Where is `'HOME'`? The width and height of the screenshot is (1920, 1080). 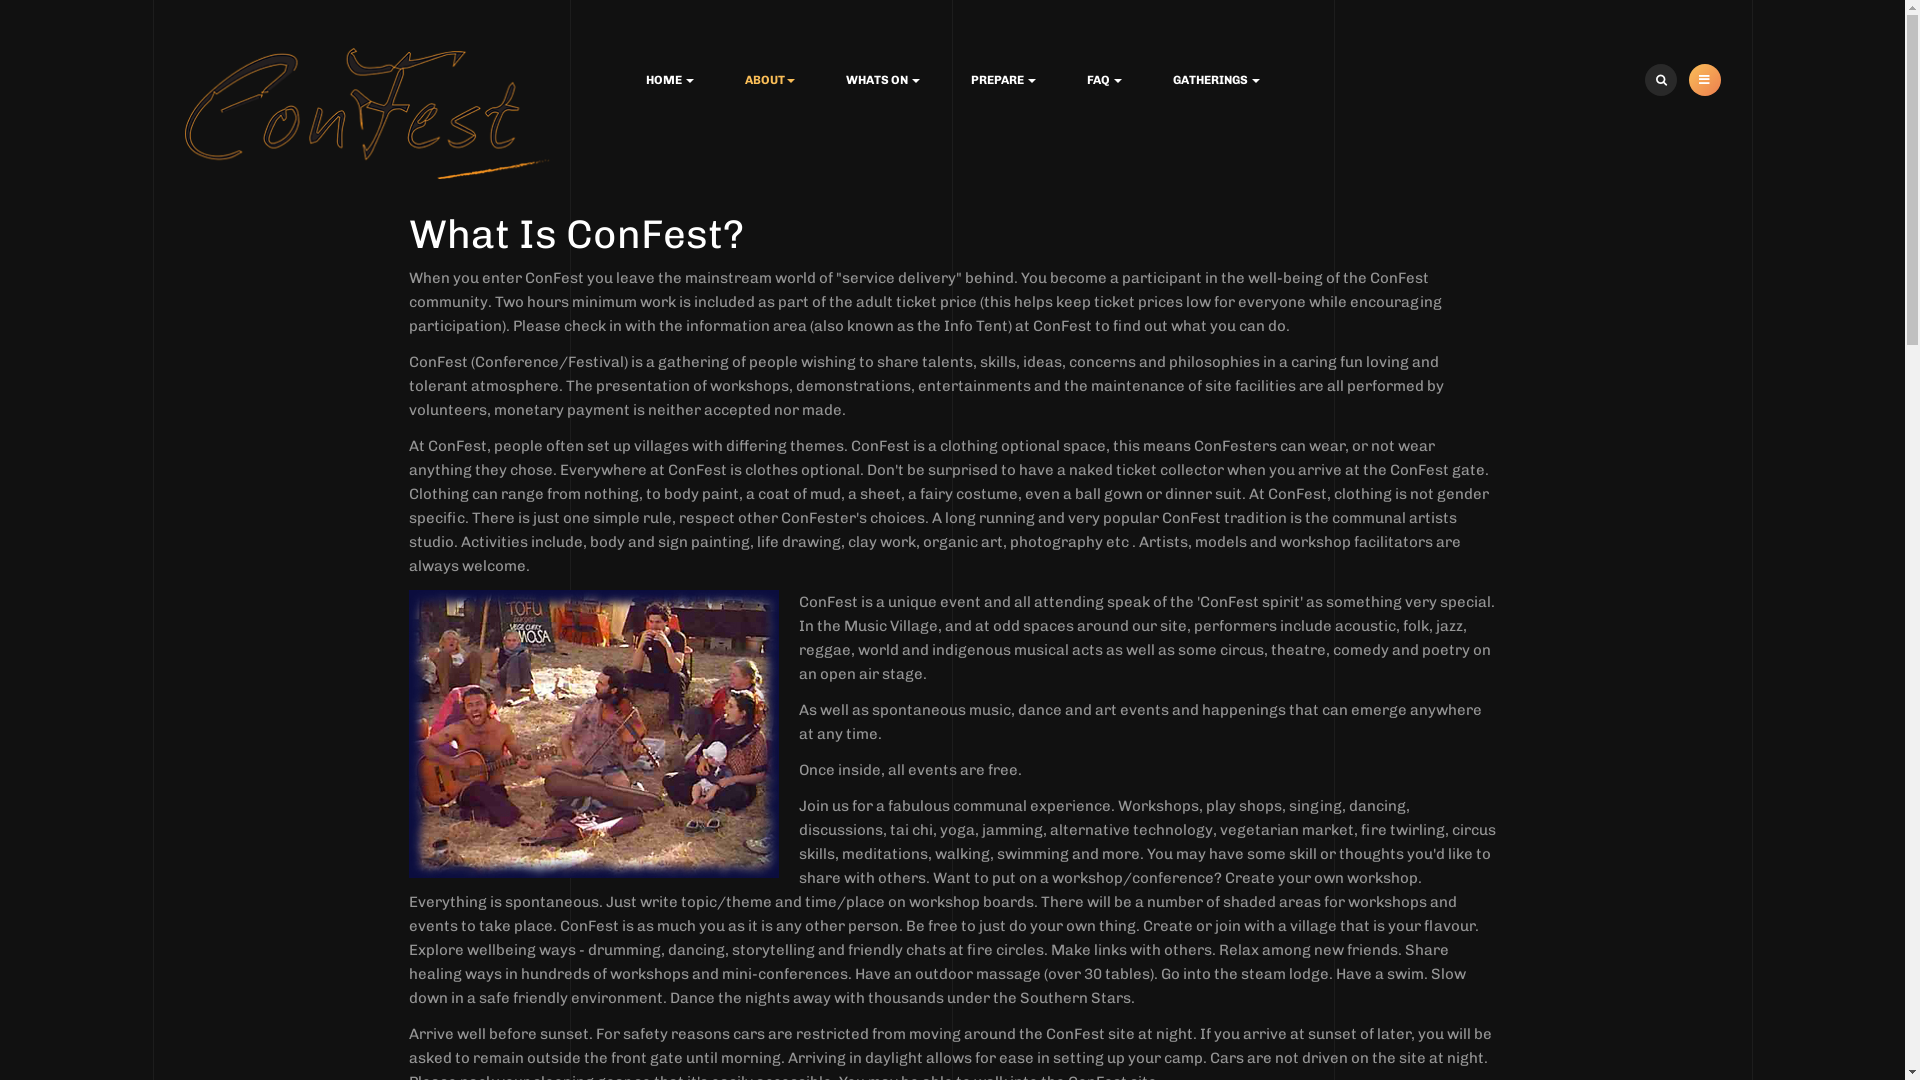
'HOME' is located at coordinates (670, 79).